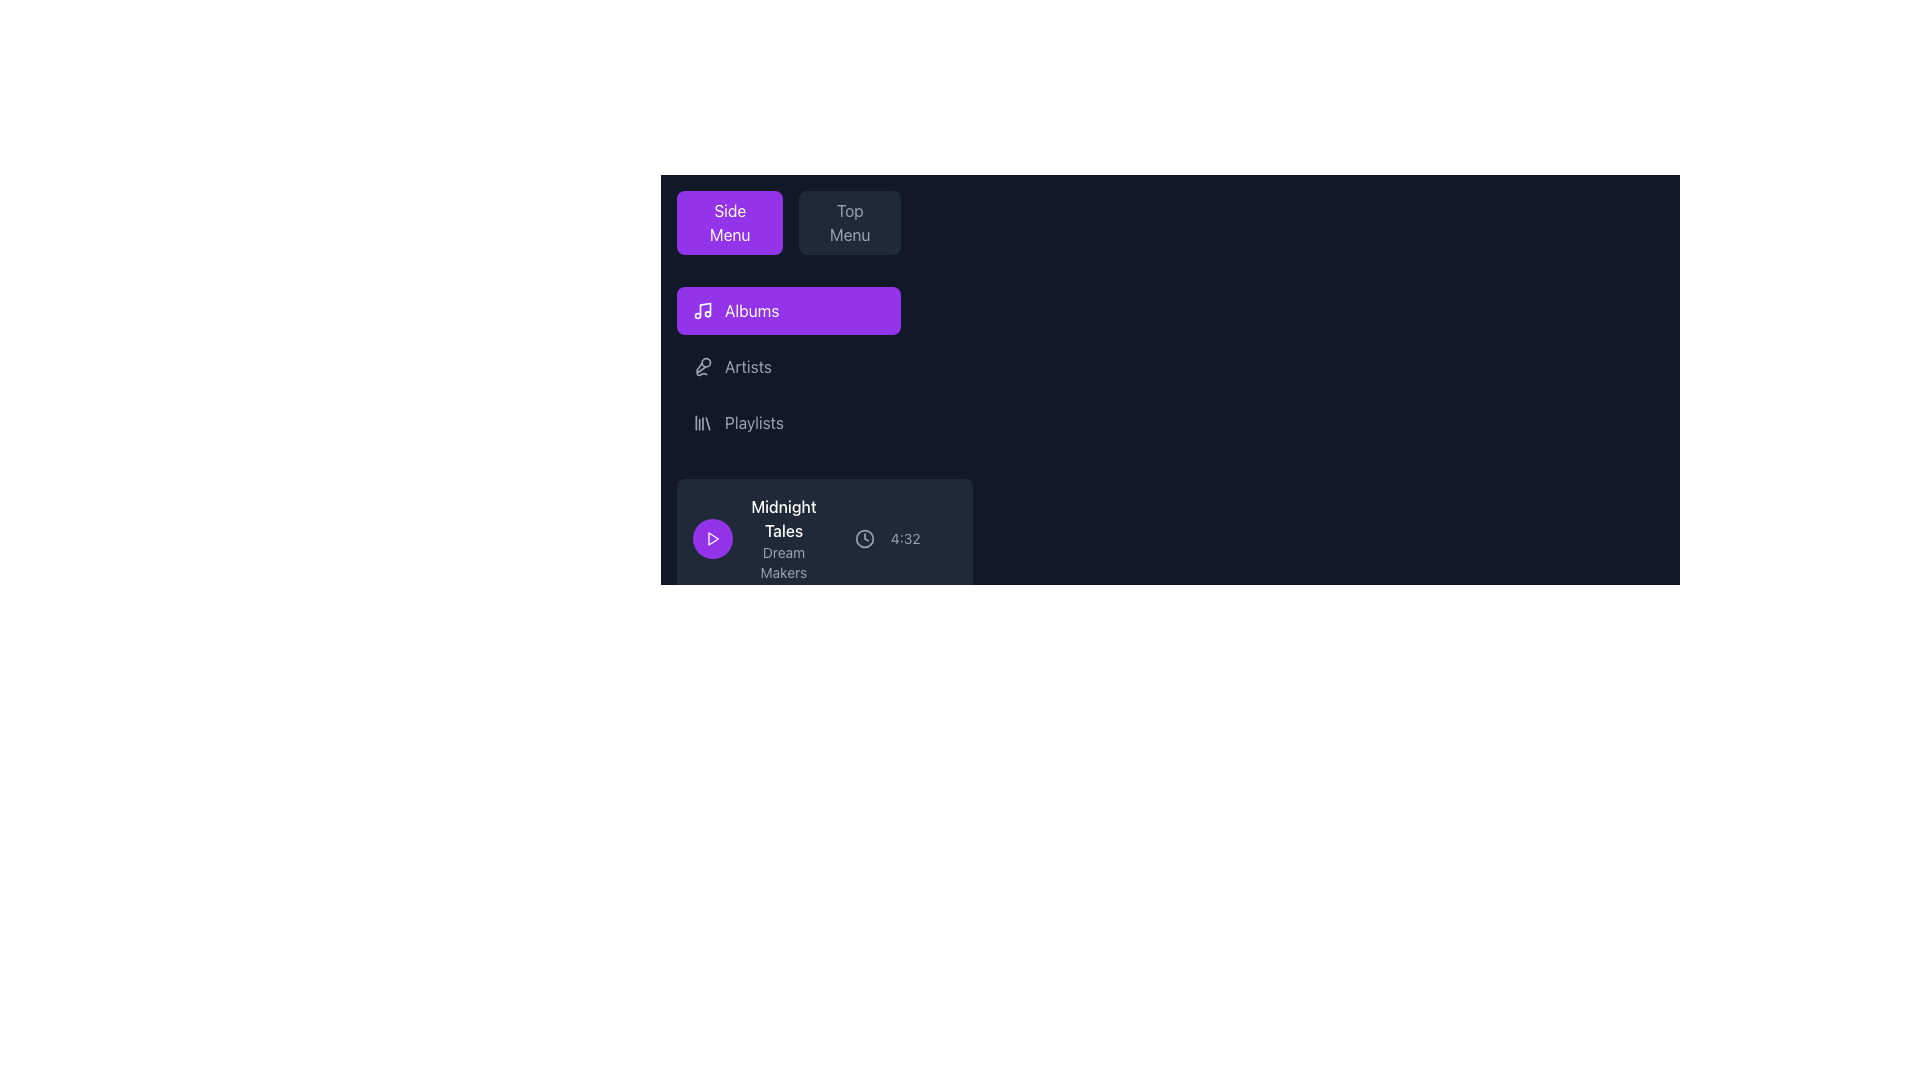  What do you see at coordinates (747, 366) in the screenshot?
I see `the 'Artists' static text label in the sidebar navigation menu, which is positioned between the 'Albums' and 'Playlists' rows` at bounding box center [747, 366].